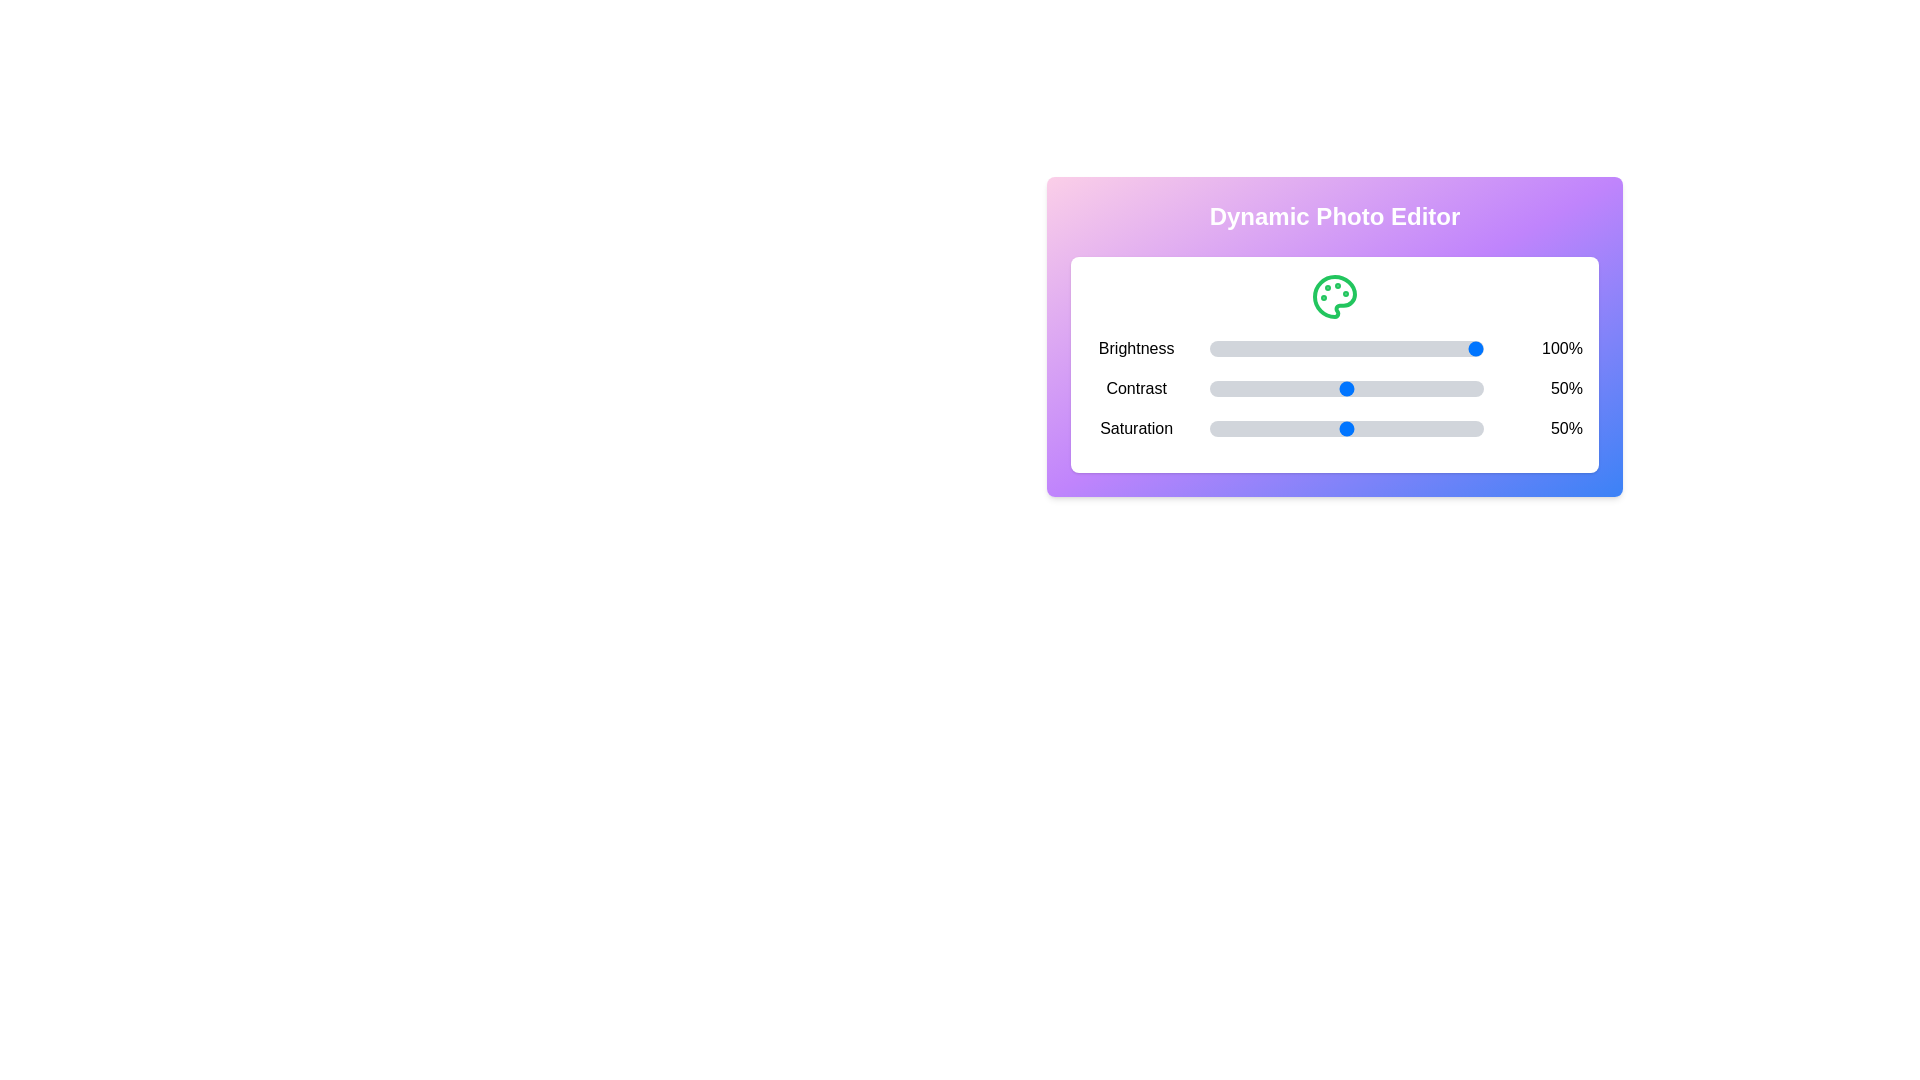 The image size is (1920, 1080). Describe the element at coordinates (1300, 389) in the screenshot. I see `the Contrast slider to set its value to 33` at that location.